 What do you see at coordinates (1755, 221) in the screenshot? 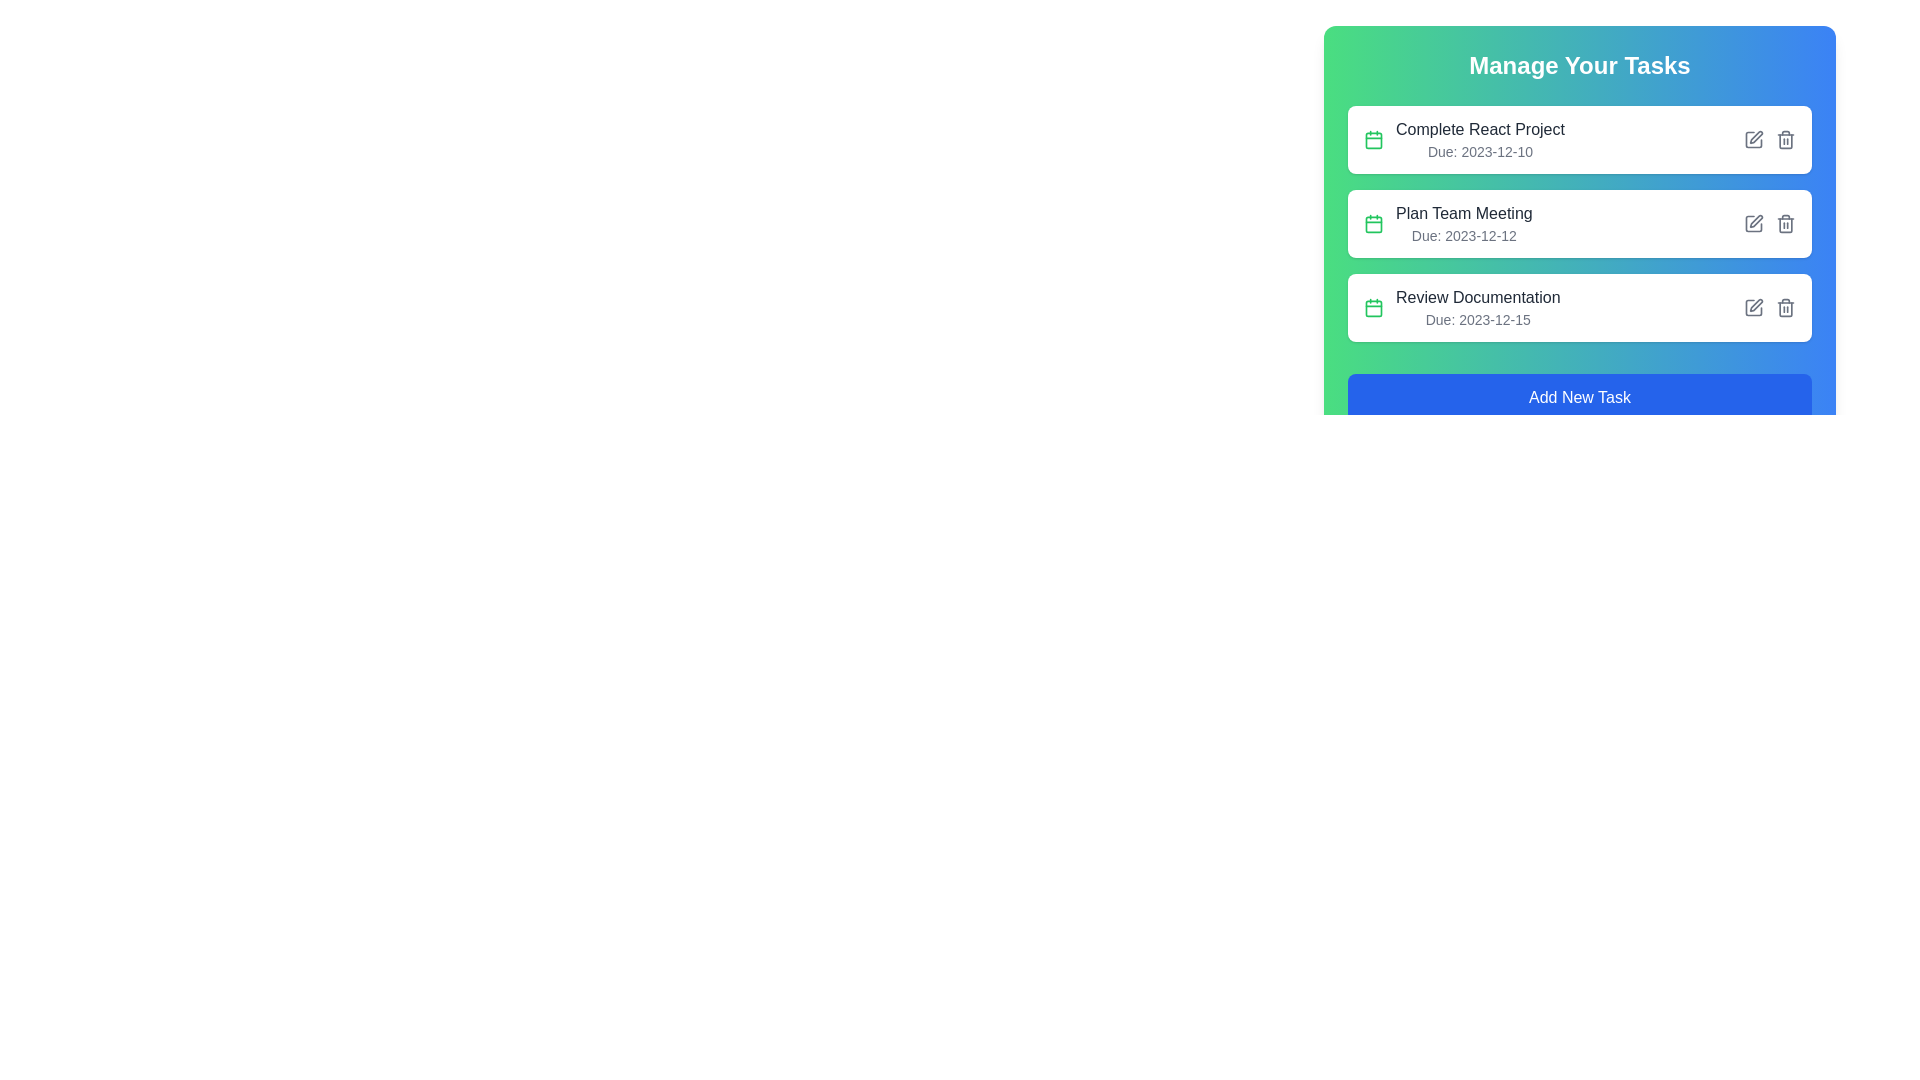
I see `the edit icon located in the upper right area of the 'Plan Team Meeting' button, which serves as a visual representation for editing or annotating the task` at bounding box center [1755, 221].